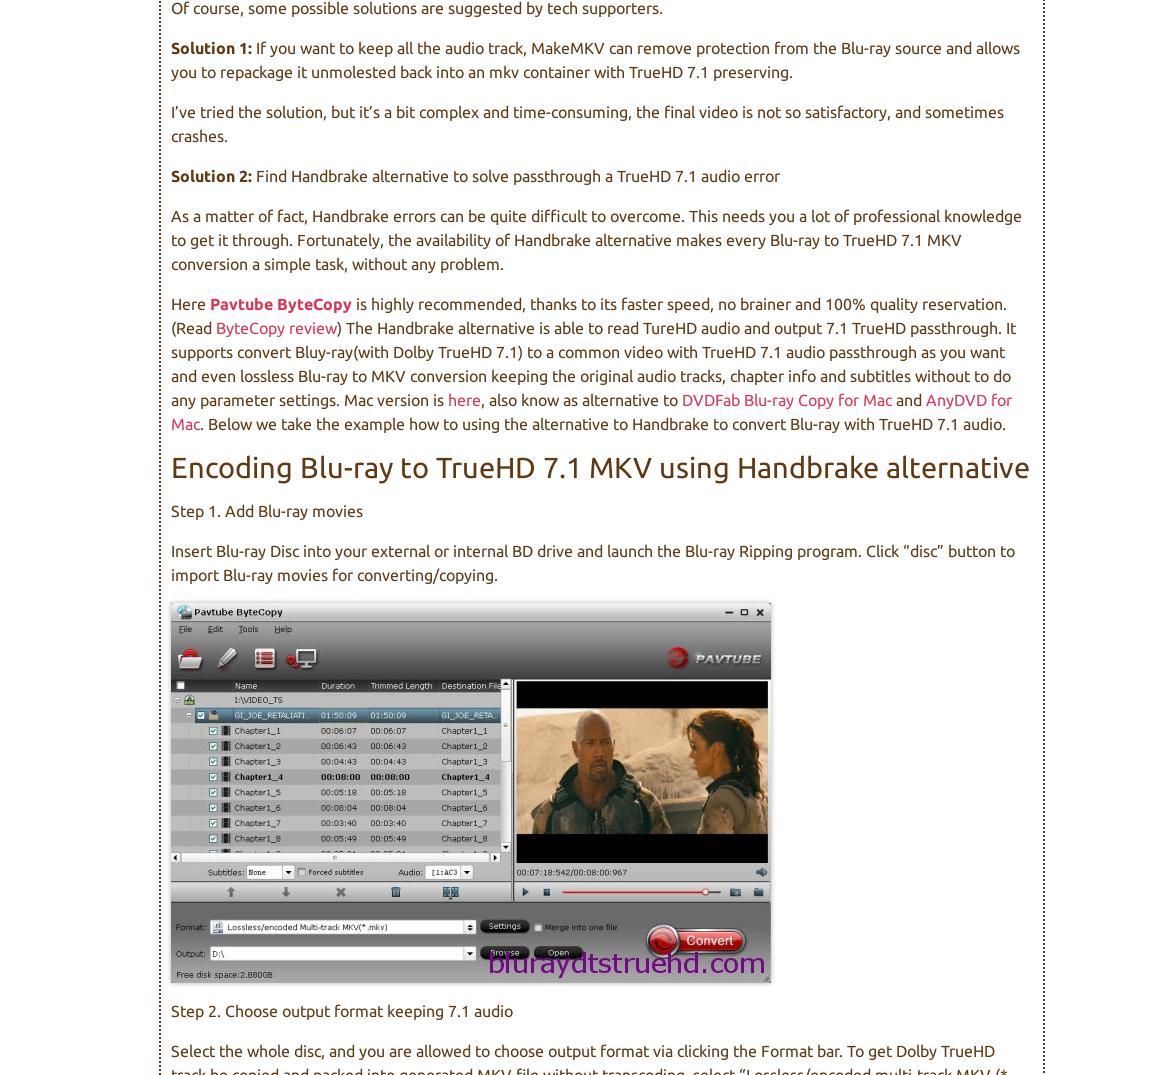 The height and width of the screenshot is (1075, 1150). What do you see at coordinates (170, 59) in the screenshot?
I see `'If you want to keep all the audio track, MakeMKV can remove protection from the Blu-ray source and allows you to repackage it unmolested back into an mkv container with TrueHD 7.1 preserving.'` at bounding box center [170, 59].